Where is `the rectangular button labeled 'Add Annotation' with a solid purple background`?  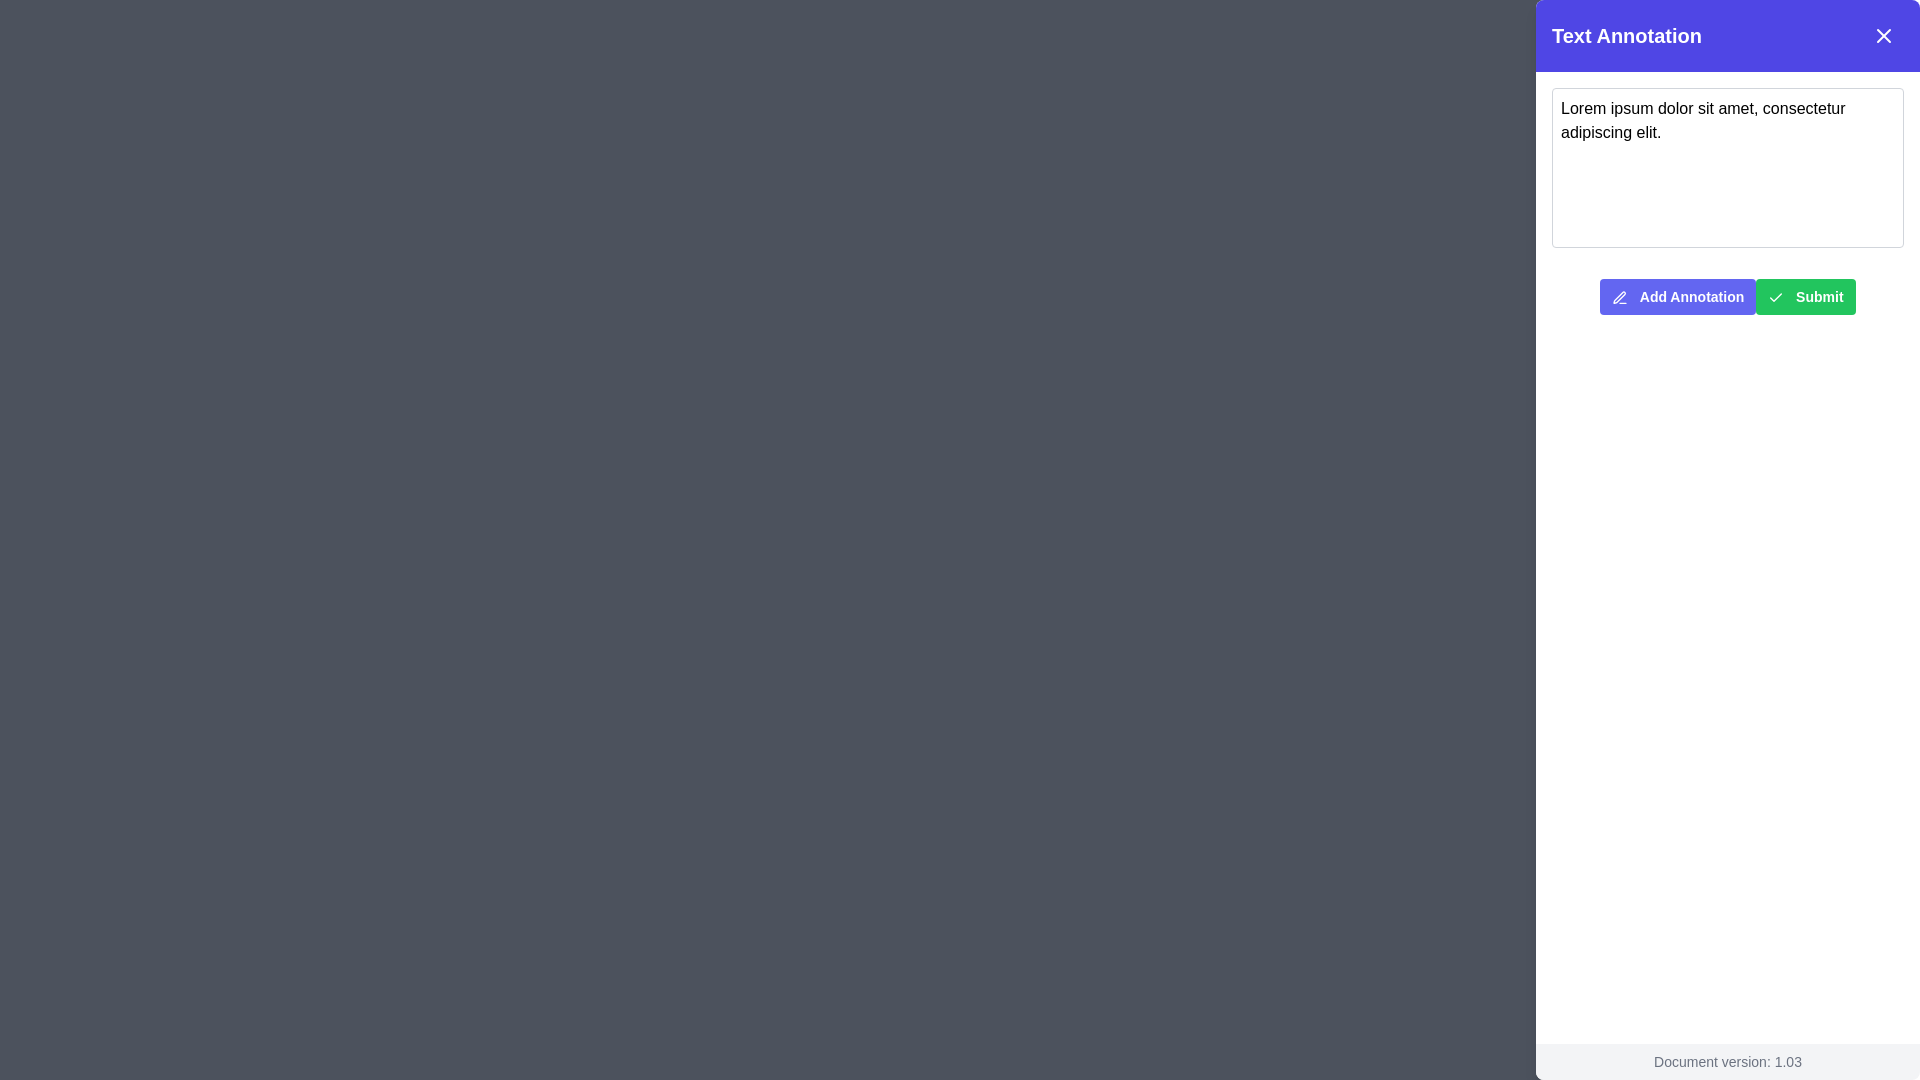 the rectangular button labeled 'Add Annotation' with a solid purple background is located at coordinates (1678, 297).